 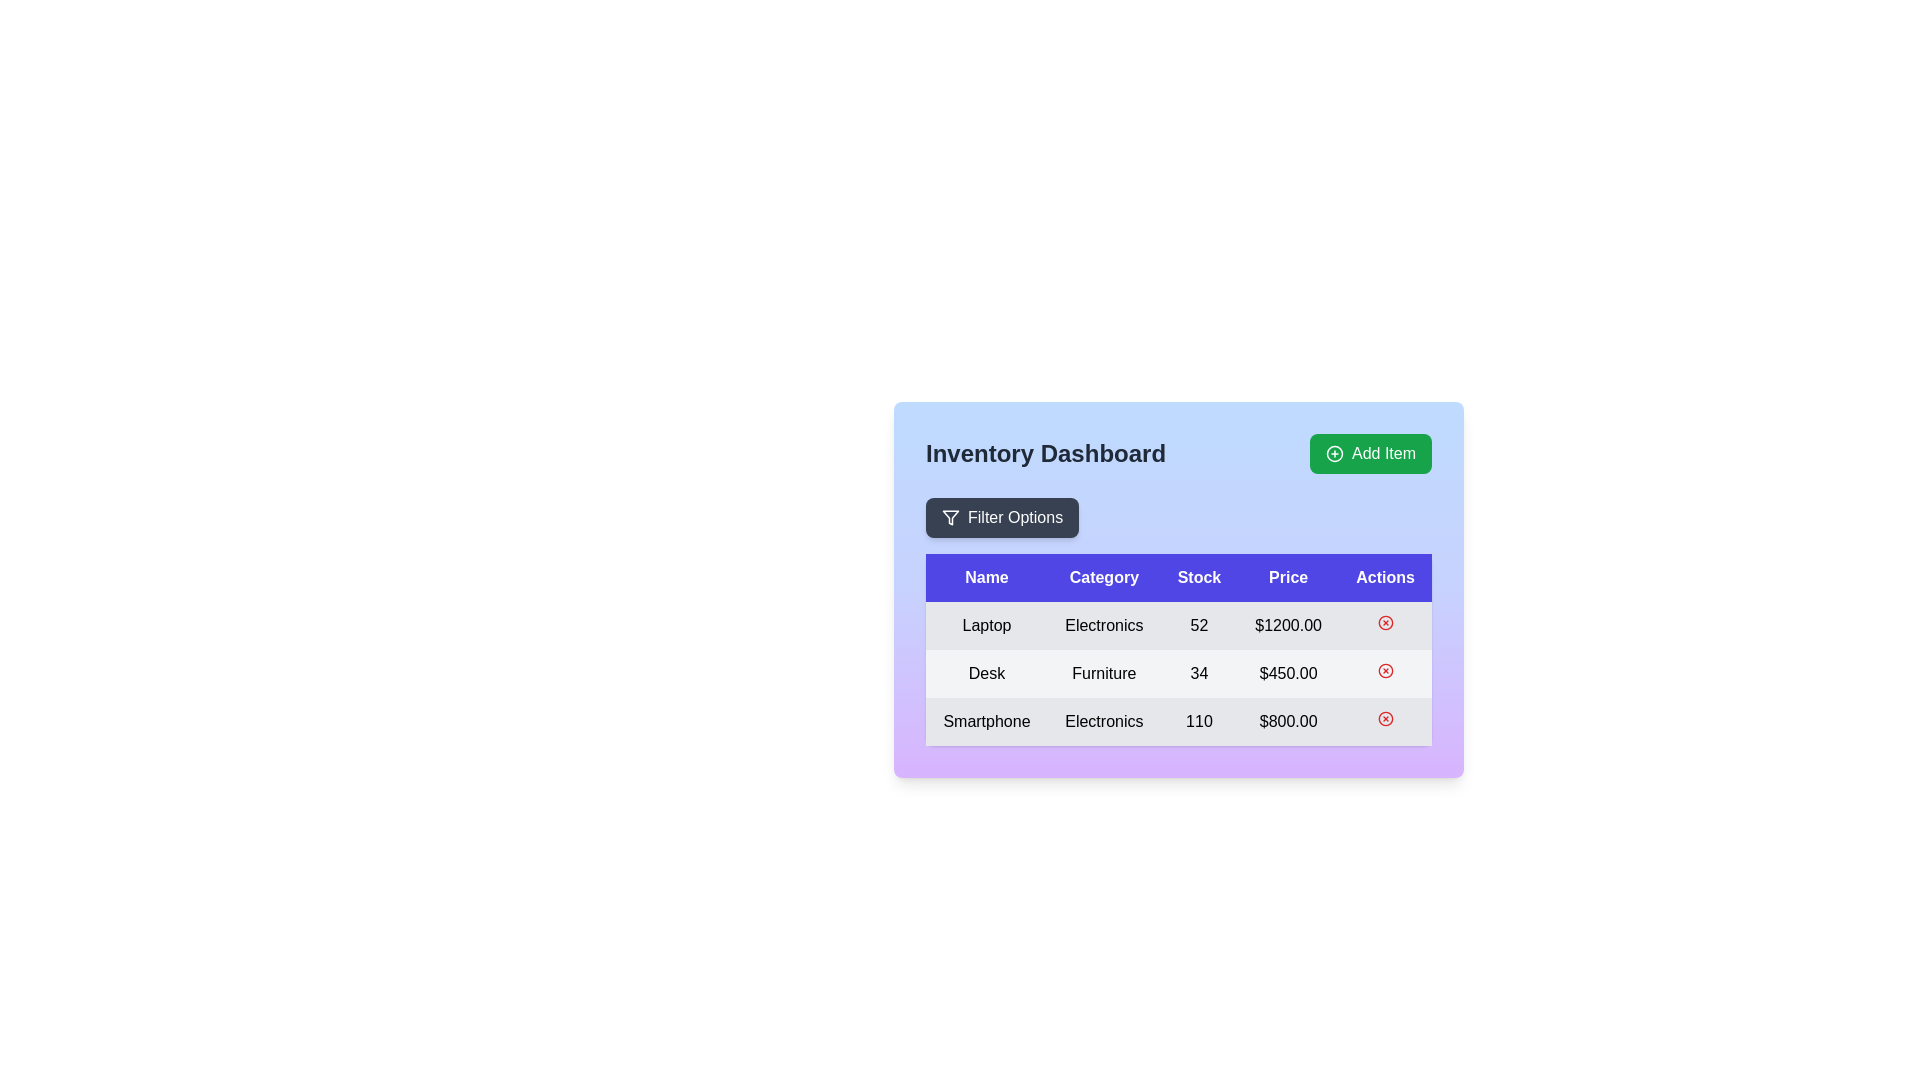 What do you see at coordinates (1045, 454) in the screenshot?
I see `the 'Inventory Dashboard' header text label, which indicates the current section of the page` at bounding box center [1045, 454].